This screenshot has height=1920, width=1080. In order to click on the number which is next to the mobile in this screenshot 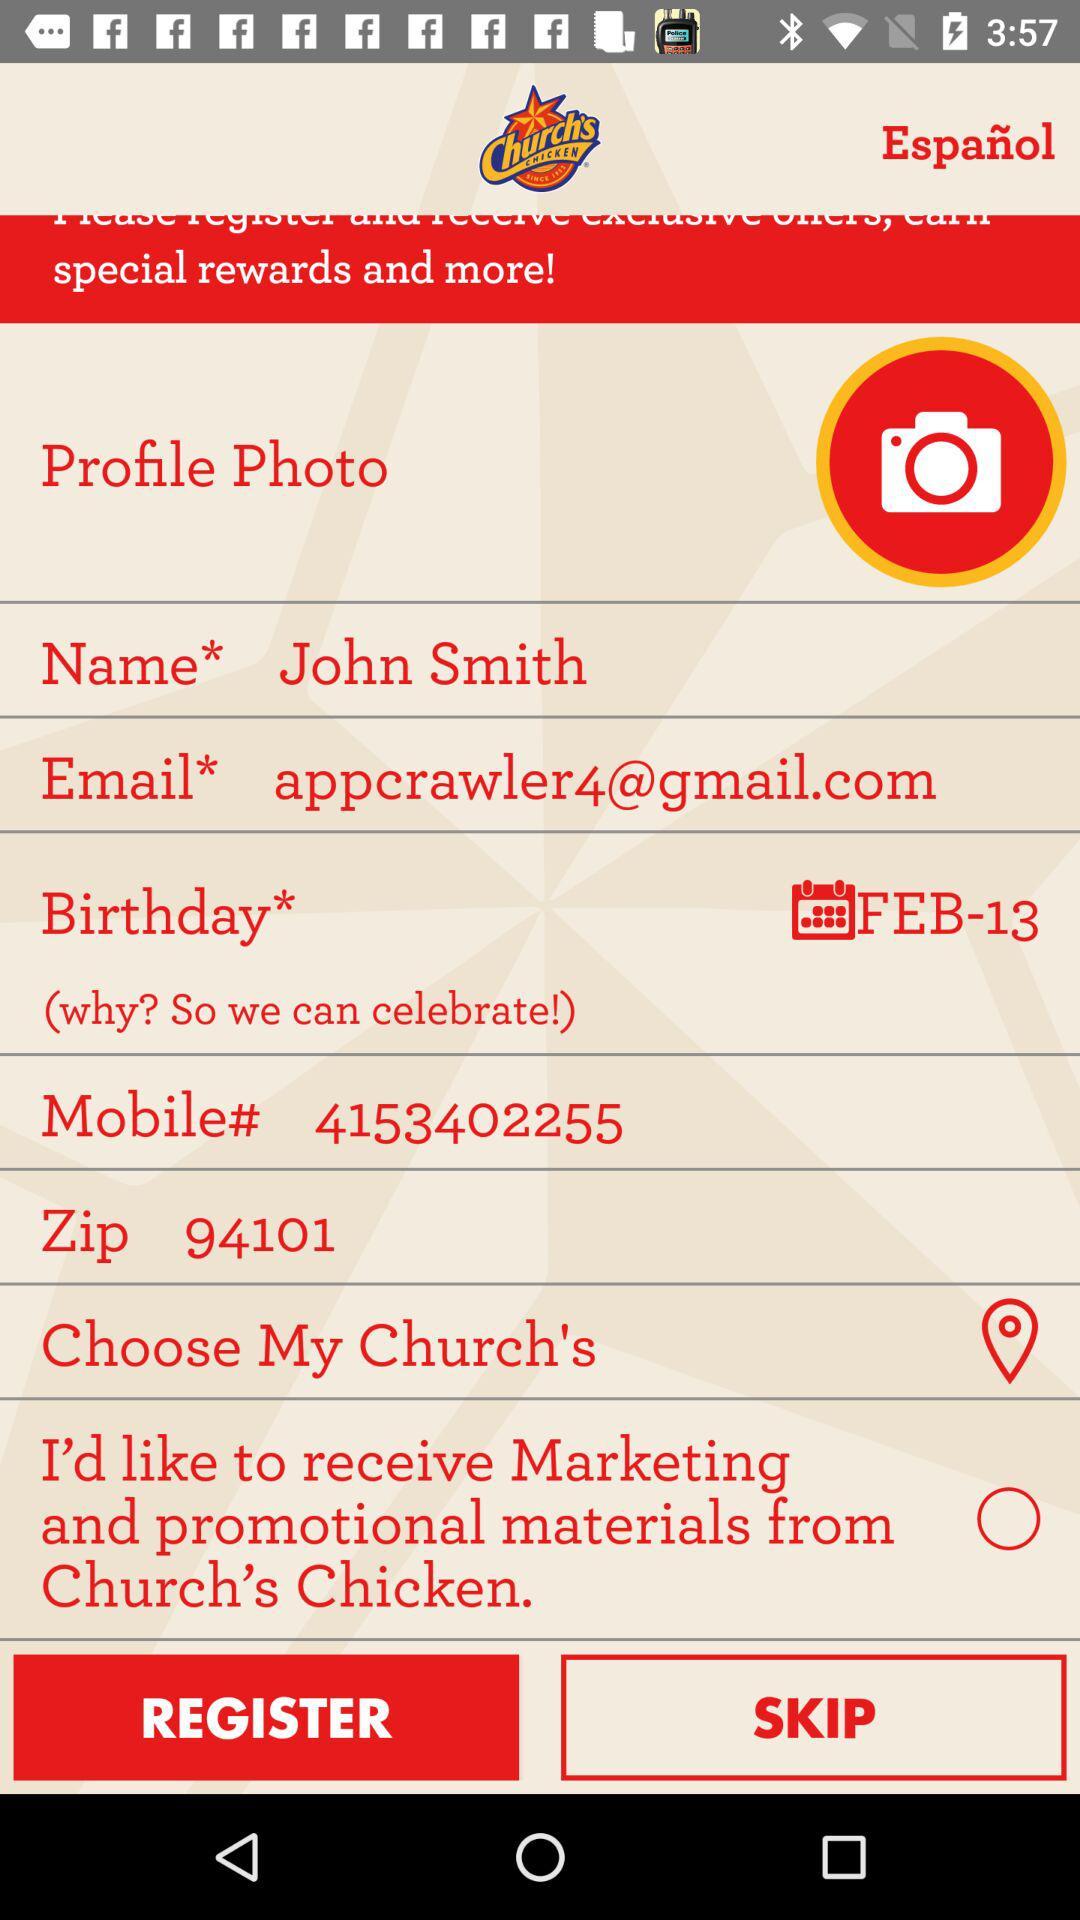, I will do `click(670, 1111)`.